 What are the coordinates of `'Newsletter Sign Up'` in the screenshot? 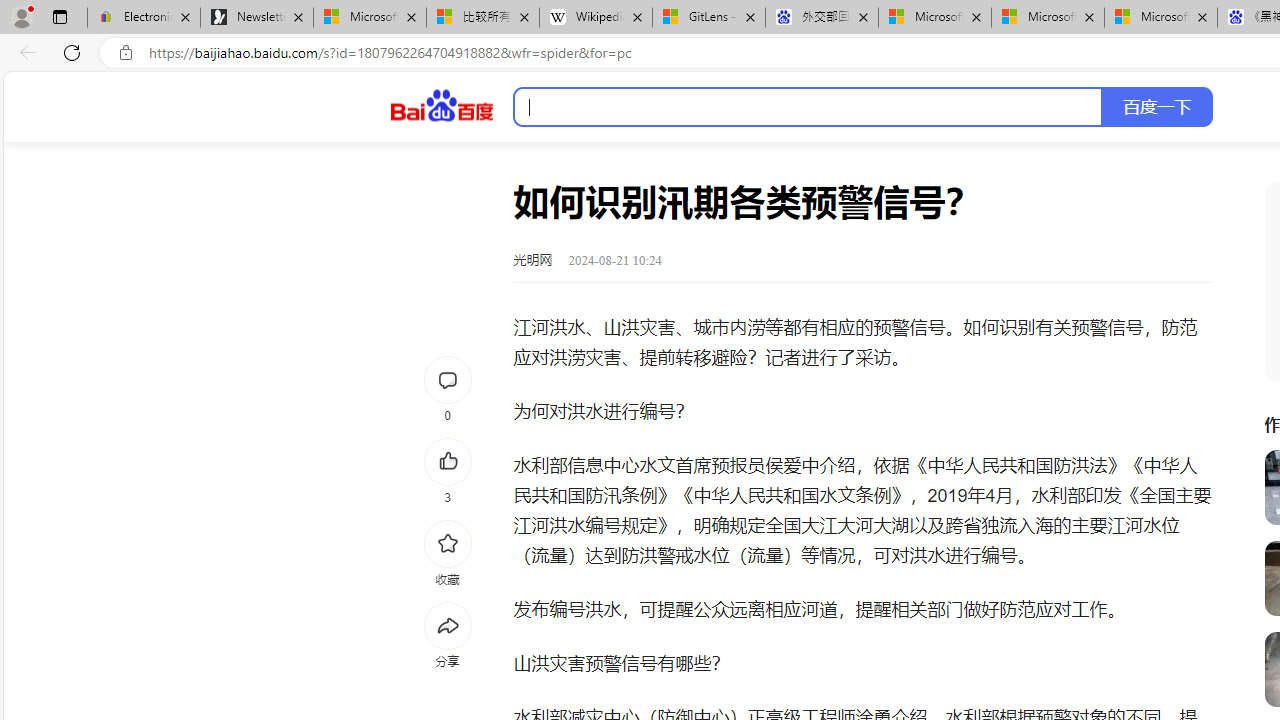 It's located at (256, 17).